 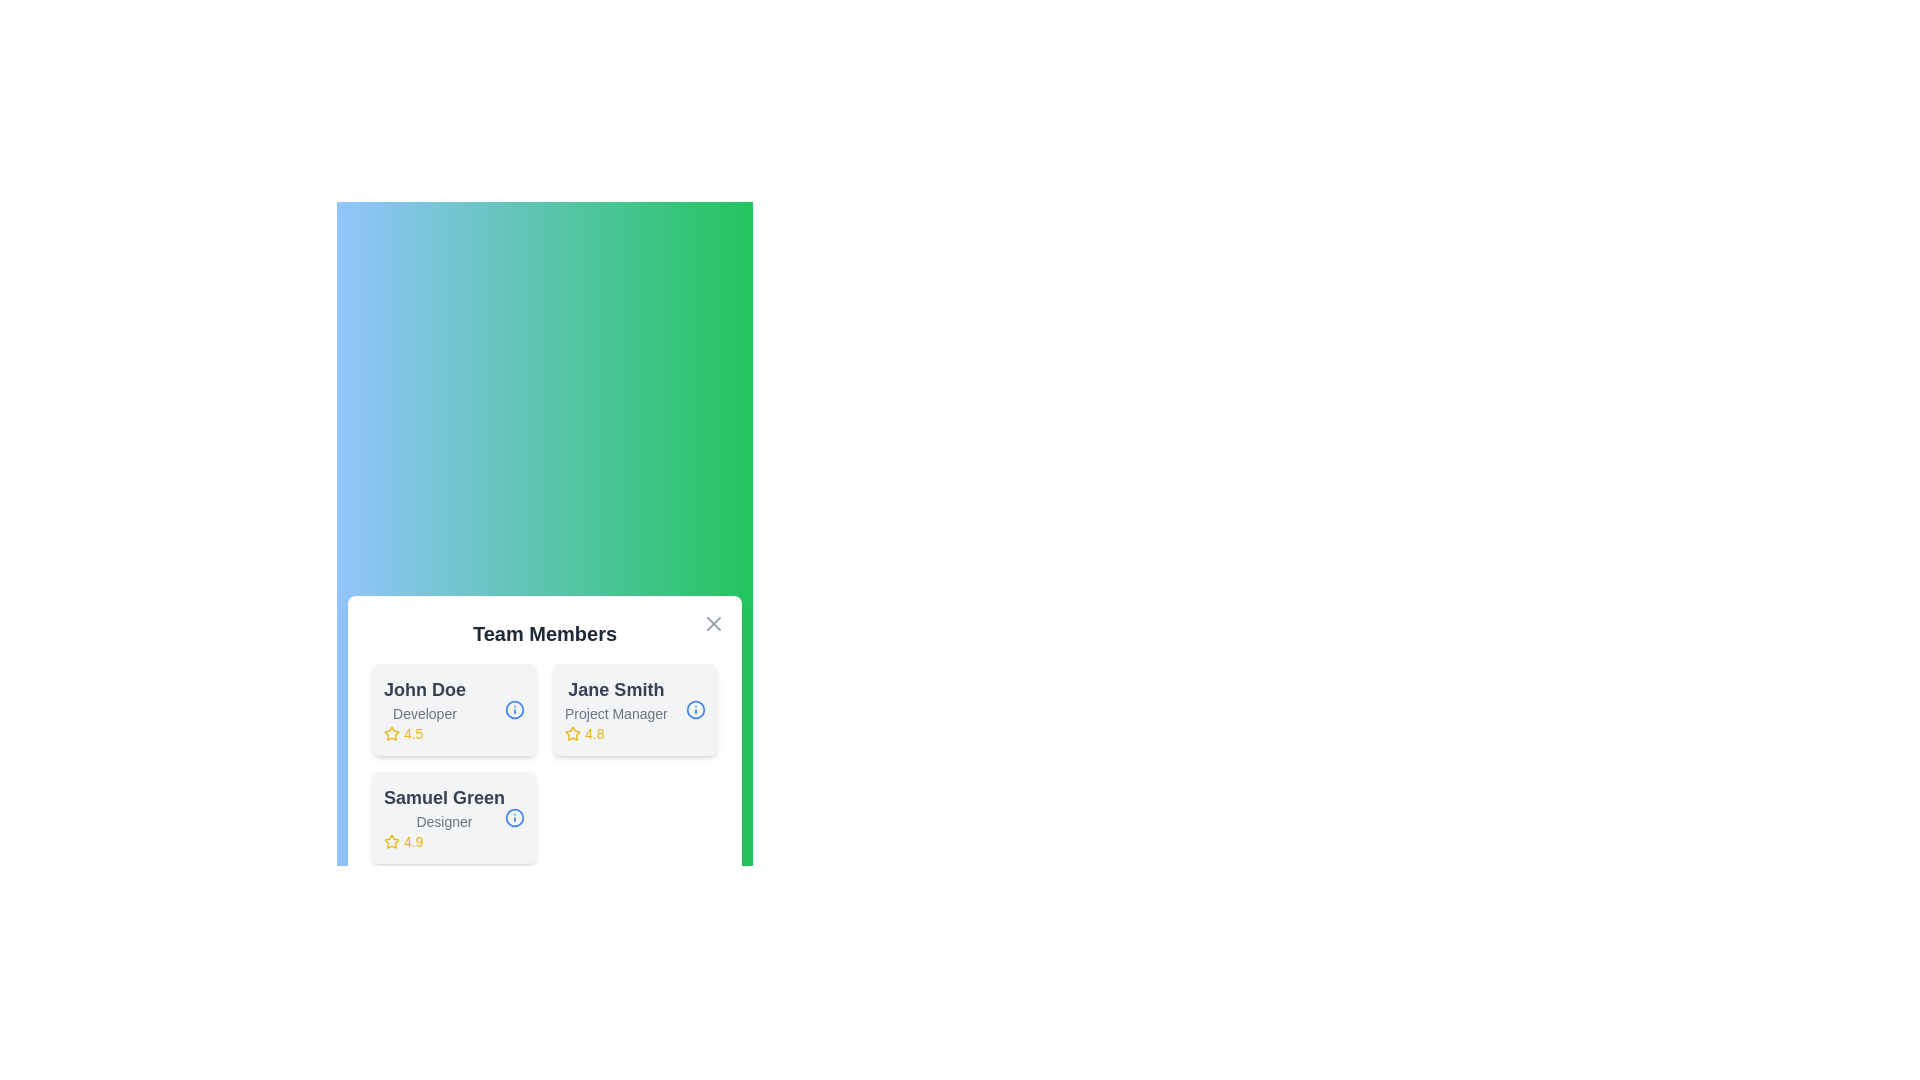 I want to click on the profile card of John Doe, so click(x=453, y=708).